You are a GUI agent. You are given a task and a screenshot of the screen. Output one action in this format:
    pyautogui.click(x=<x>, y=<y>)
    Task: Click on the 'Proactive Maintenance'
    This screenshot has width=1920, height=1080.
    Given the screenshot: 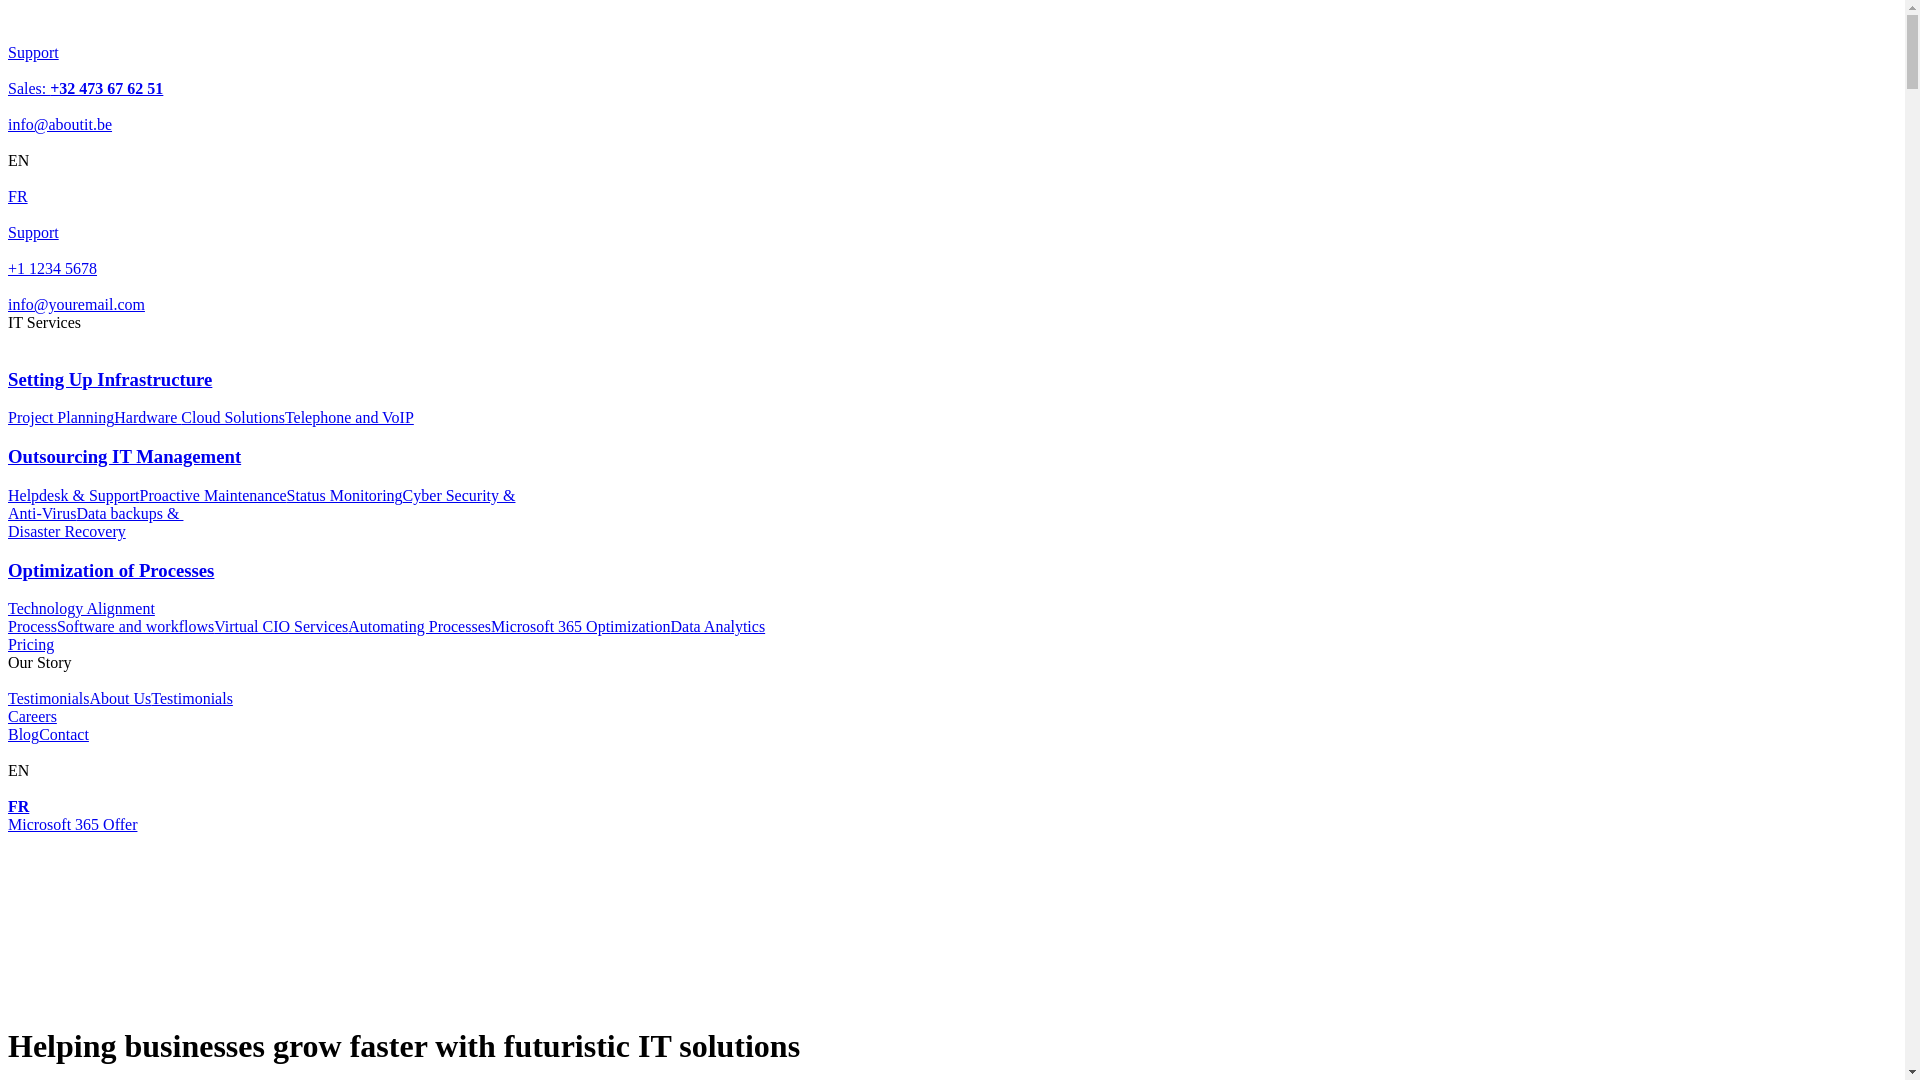 What is the action you would take?
    pyautogui.click(x=213, y=495)
    